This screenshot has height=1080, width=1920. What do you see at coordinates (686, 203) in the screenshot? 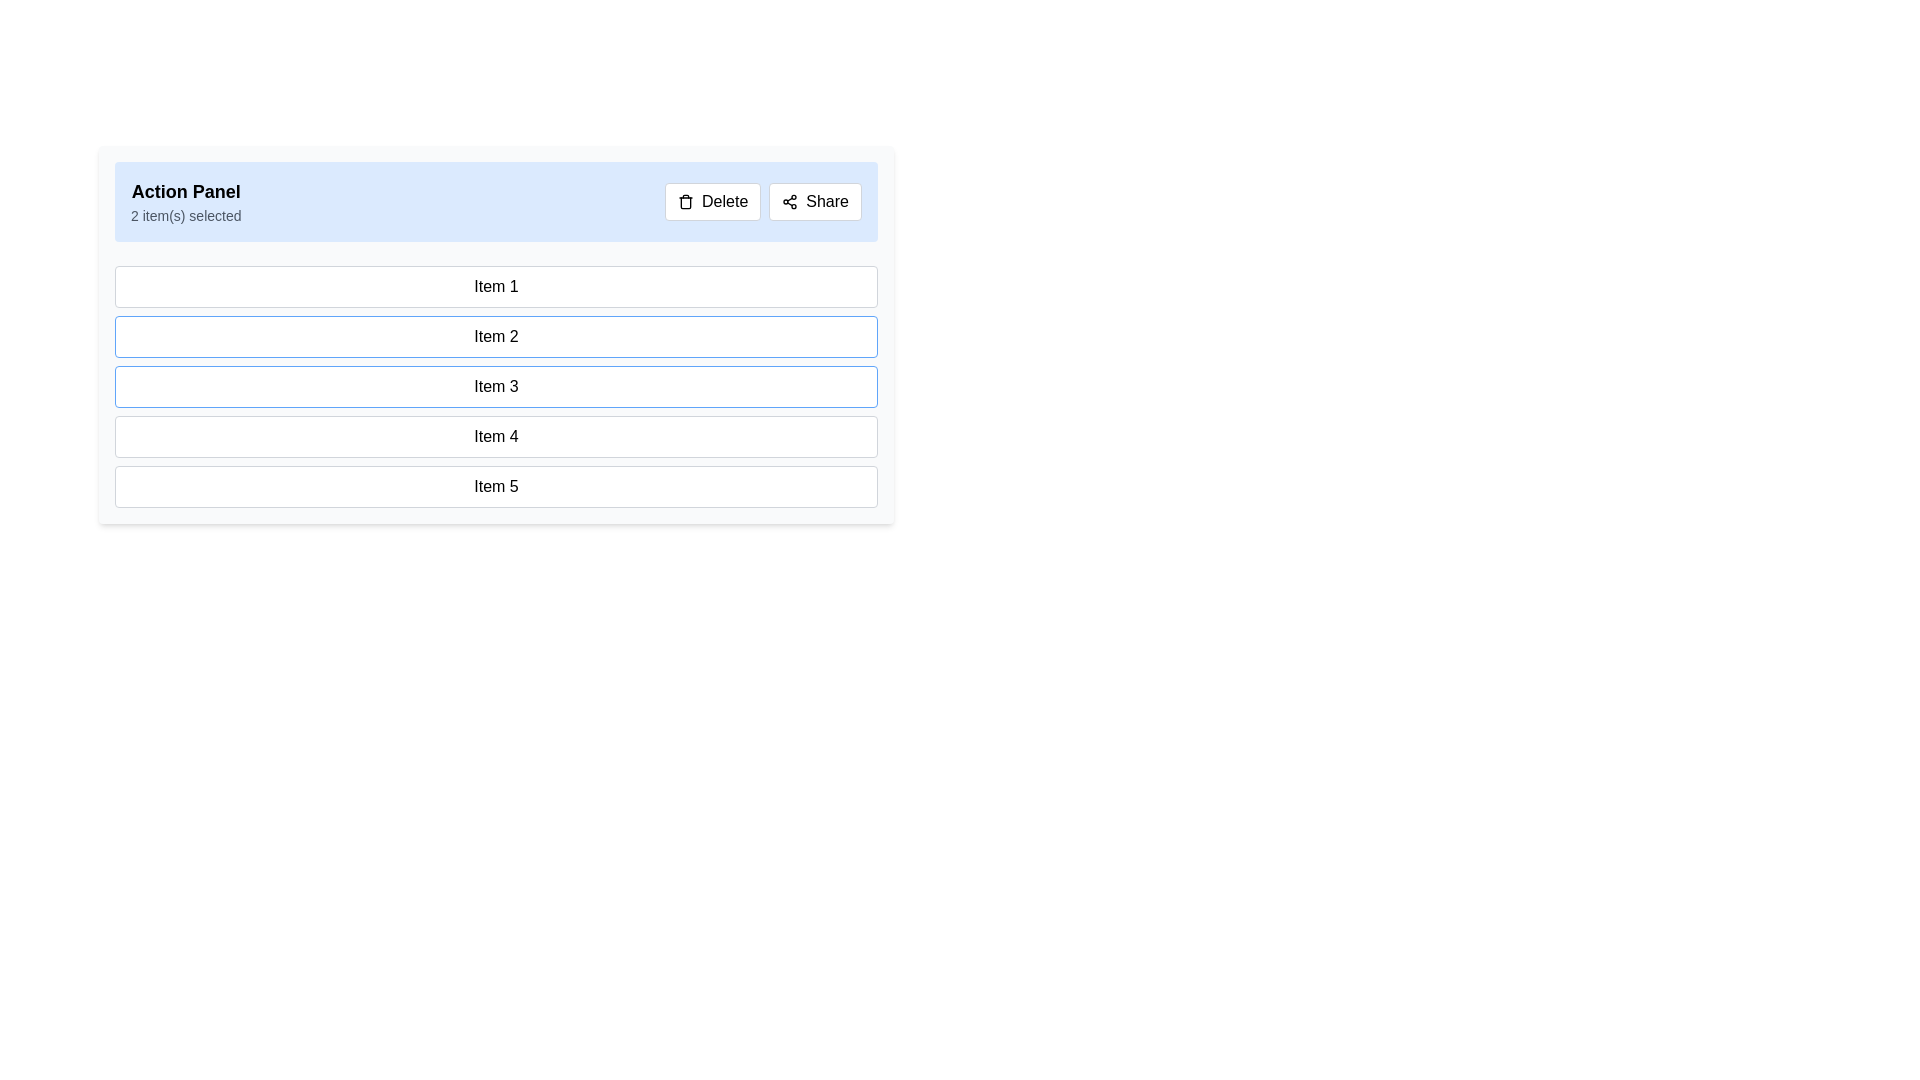
I see `the delete icon located at the top-right corner of the interface, embedded within the delete button` at bounding box center [686, 203].